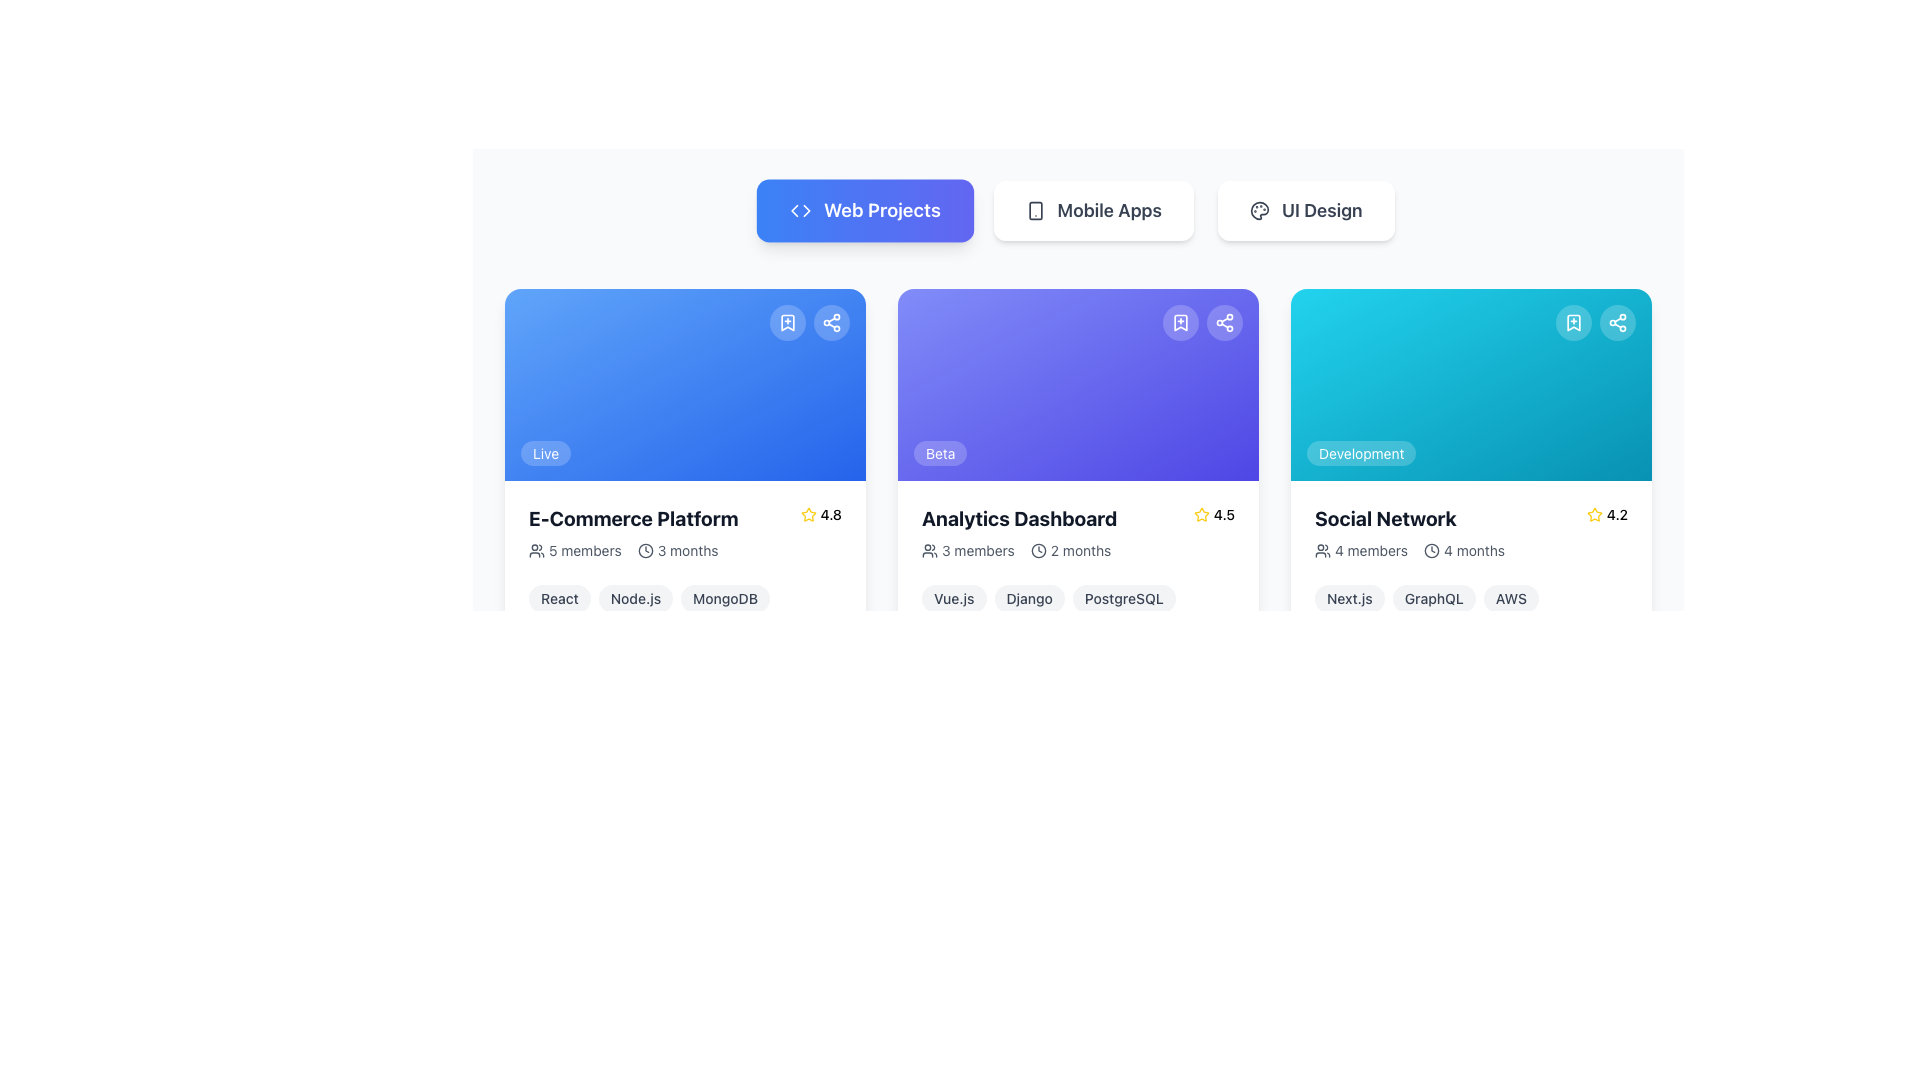 This screenshot has width=1920, height=1080. I want to click on the time duration icon located to the left of the '3 months' text in the bottom information section of the 'E-Commerce Platform' card, so click(645, 551).